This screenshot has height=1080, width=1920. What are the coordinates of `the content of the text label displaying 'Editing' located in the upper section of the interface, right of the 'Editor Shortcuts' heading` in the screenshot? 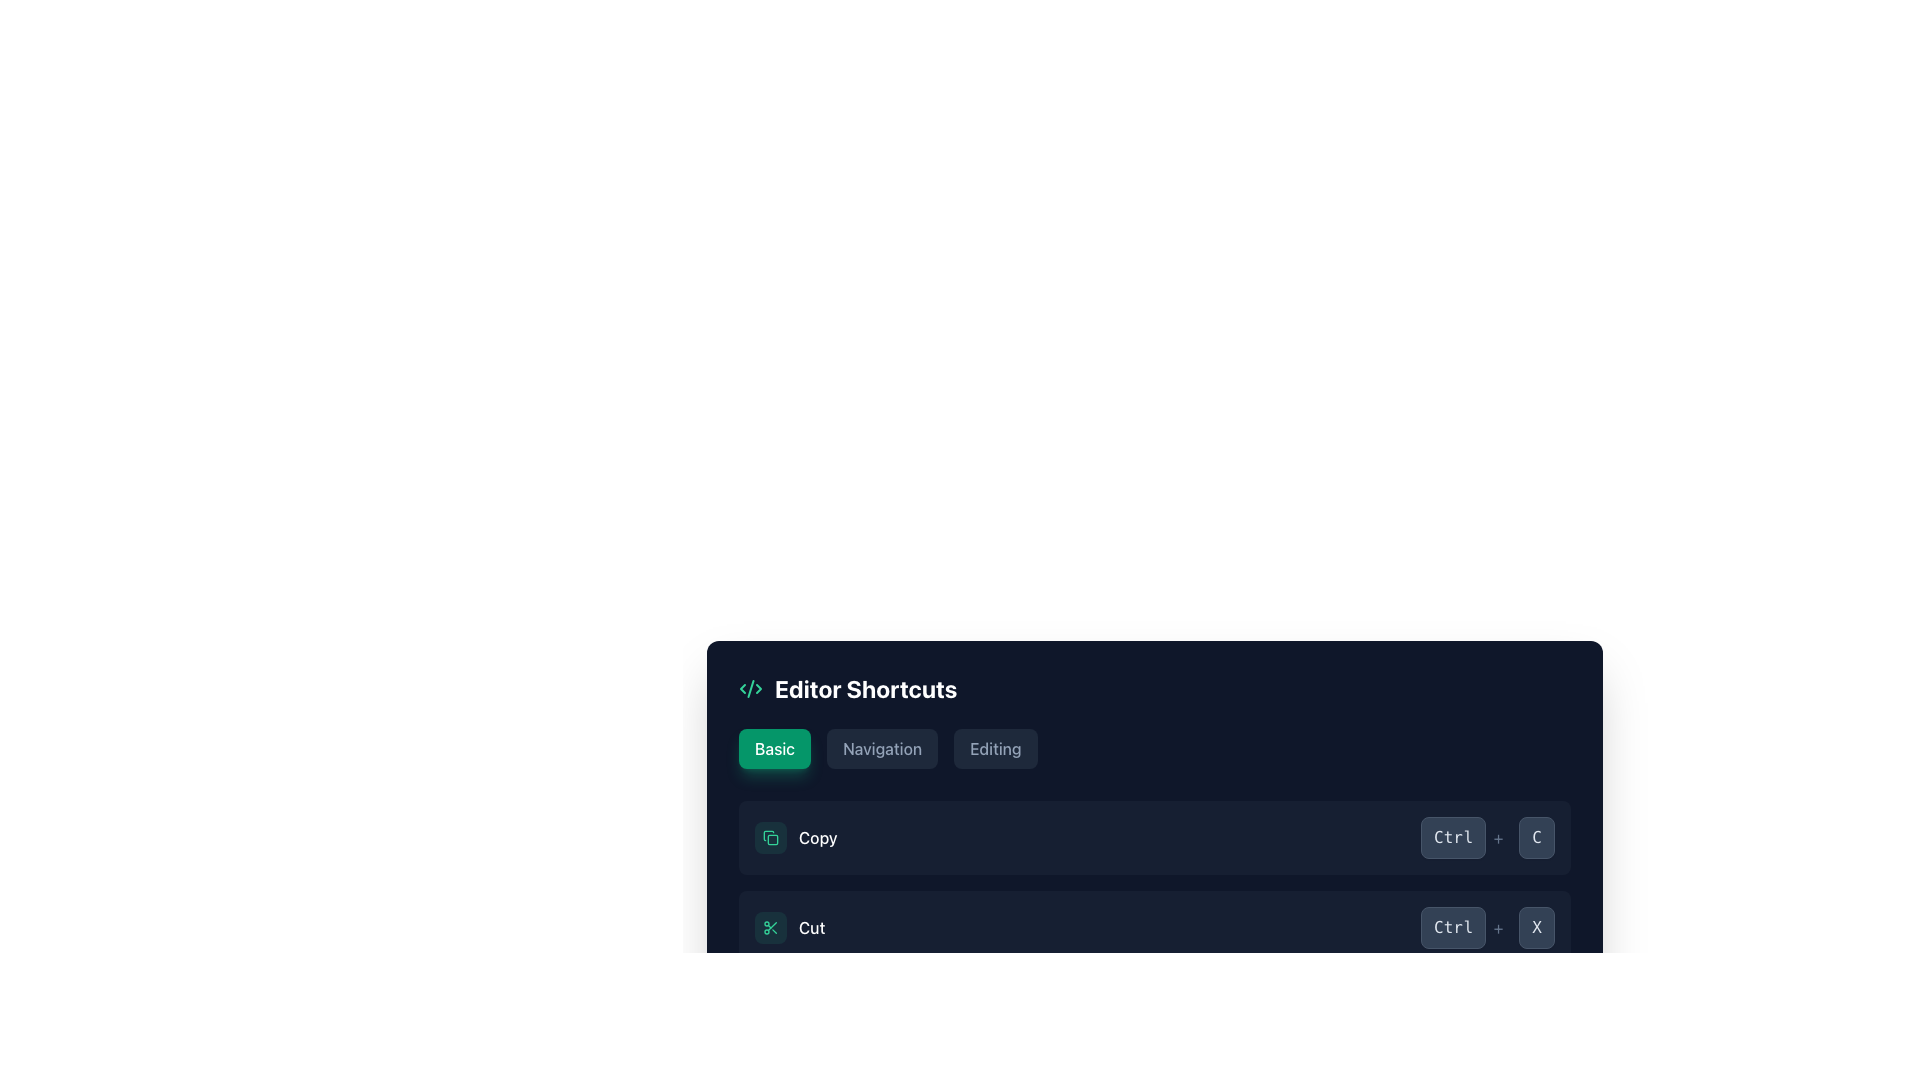 It's located at (995, 748).